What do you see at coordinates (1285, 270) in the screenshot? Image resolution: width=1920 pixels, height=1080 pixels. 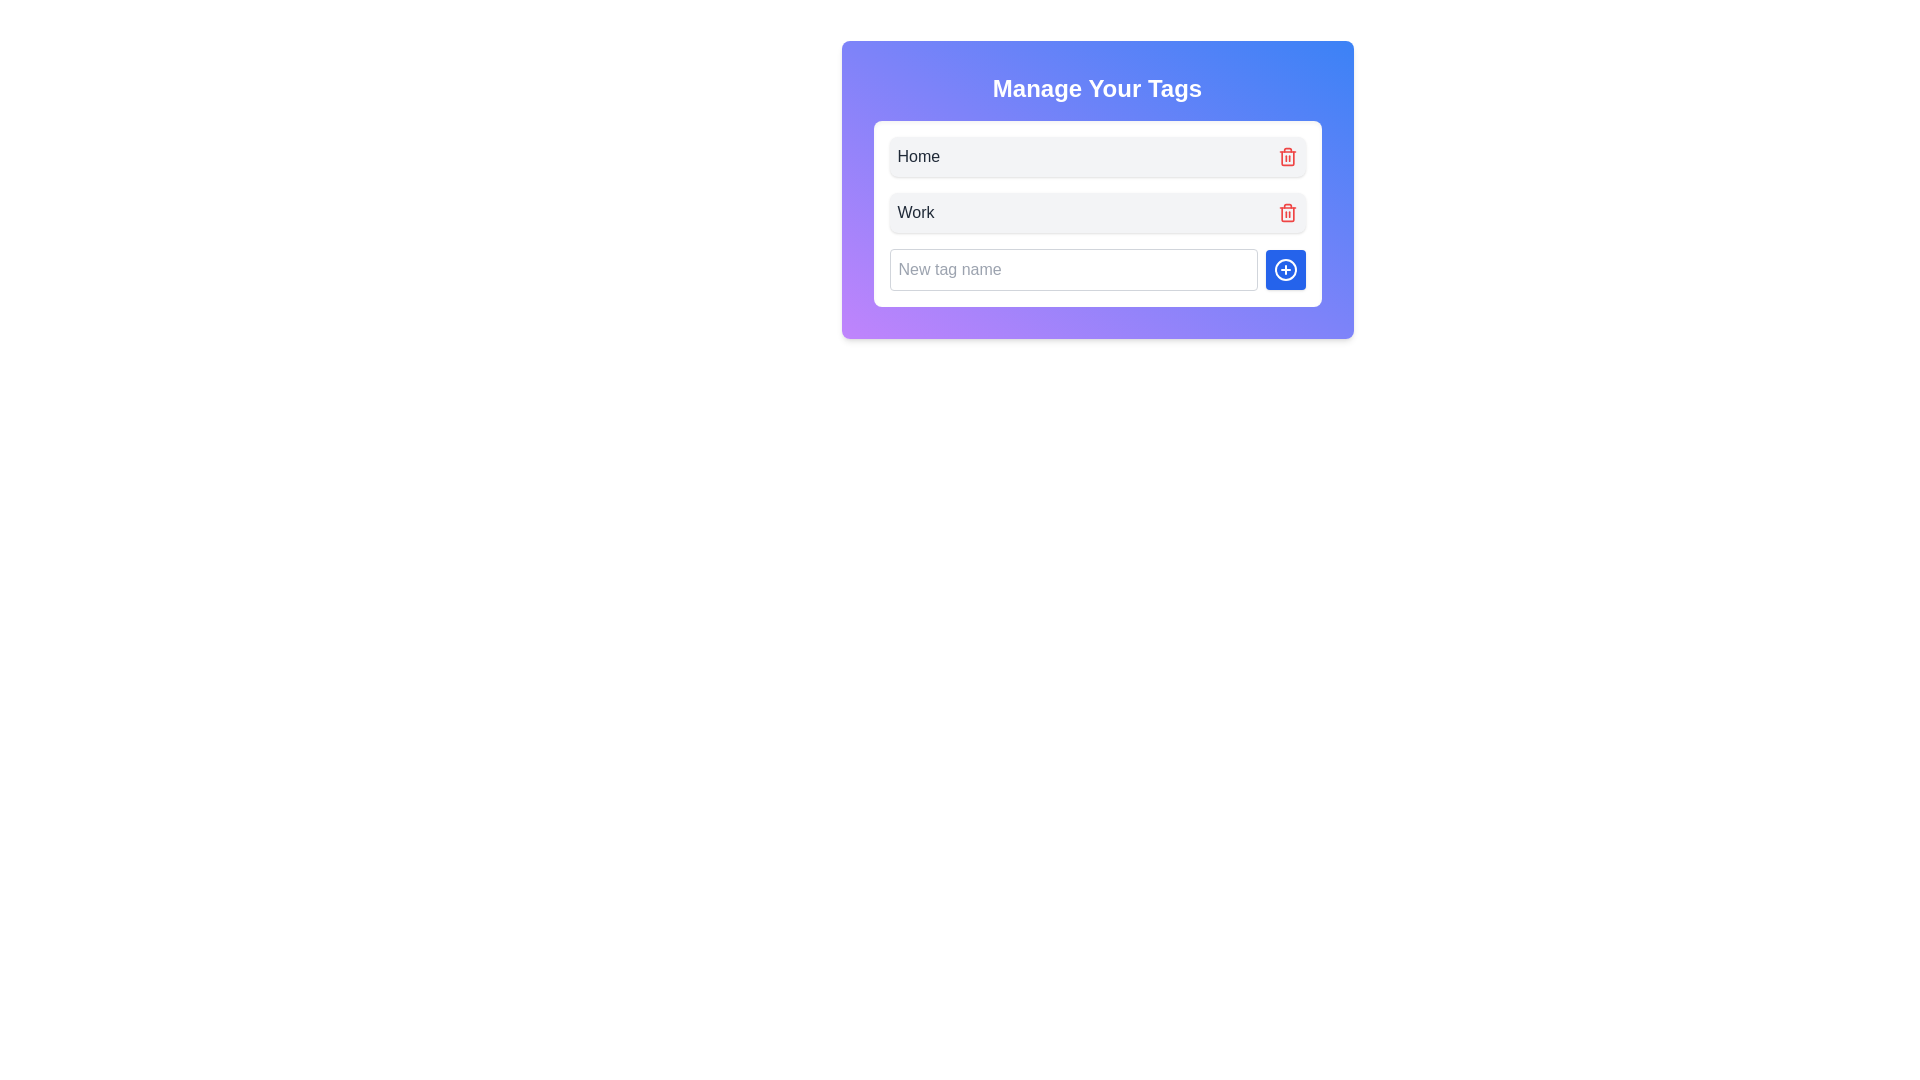 I see `the blue circular button with a white plus sign icon located immediately to the right of the 'New tag name' input field in the 'Manage Your Tags' card interface` at bounding box center [1285, 270].